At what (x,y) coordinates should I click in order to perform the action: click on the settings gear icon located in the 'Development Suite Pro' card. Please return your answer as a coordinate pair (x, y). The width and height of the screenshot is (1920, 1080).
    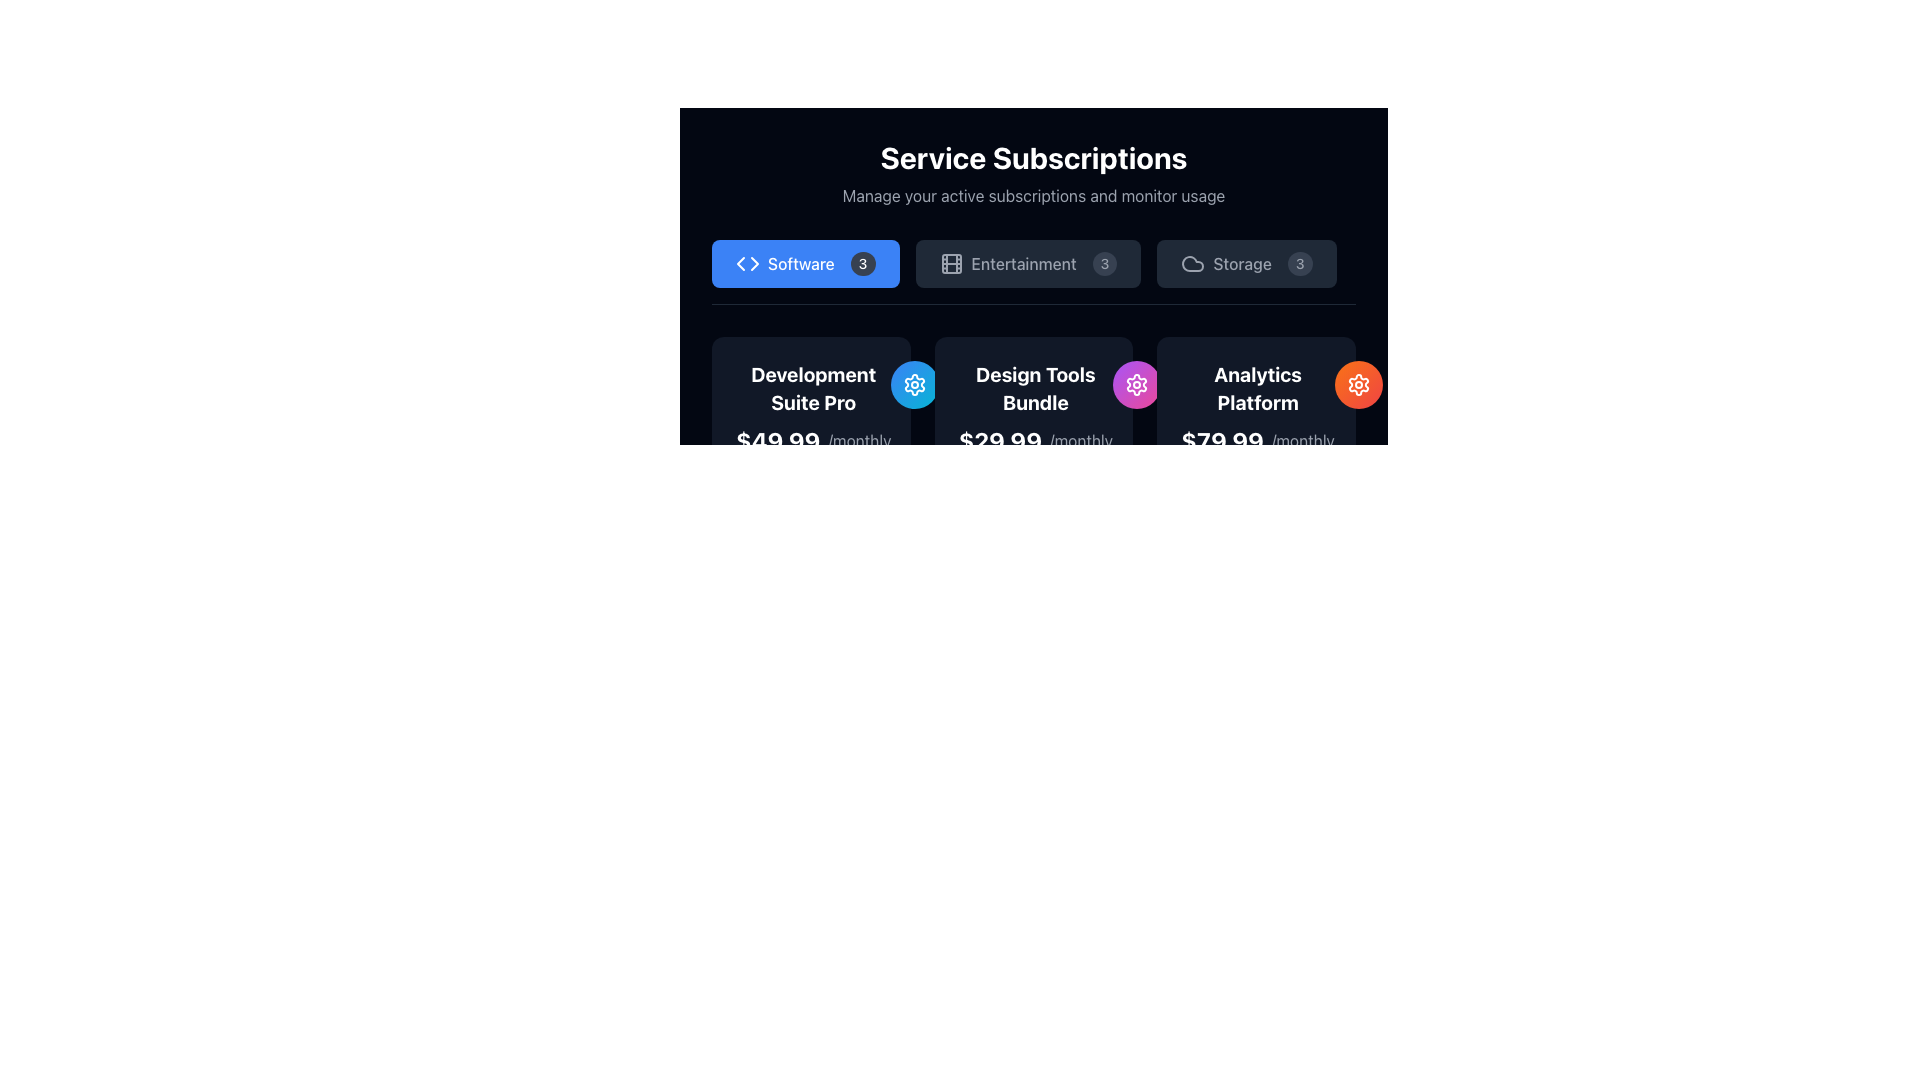
    Looking at the image, I should click on (914, 385).